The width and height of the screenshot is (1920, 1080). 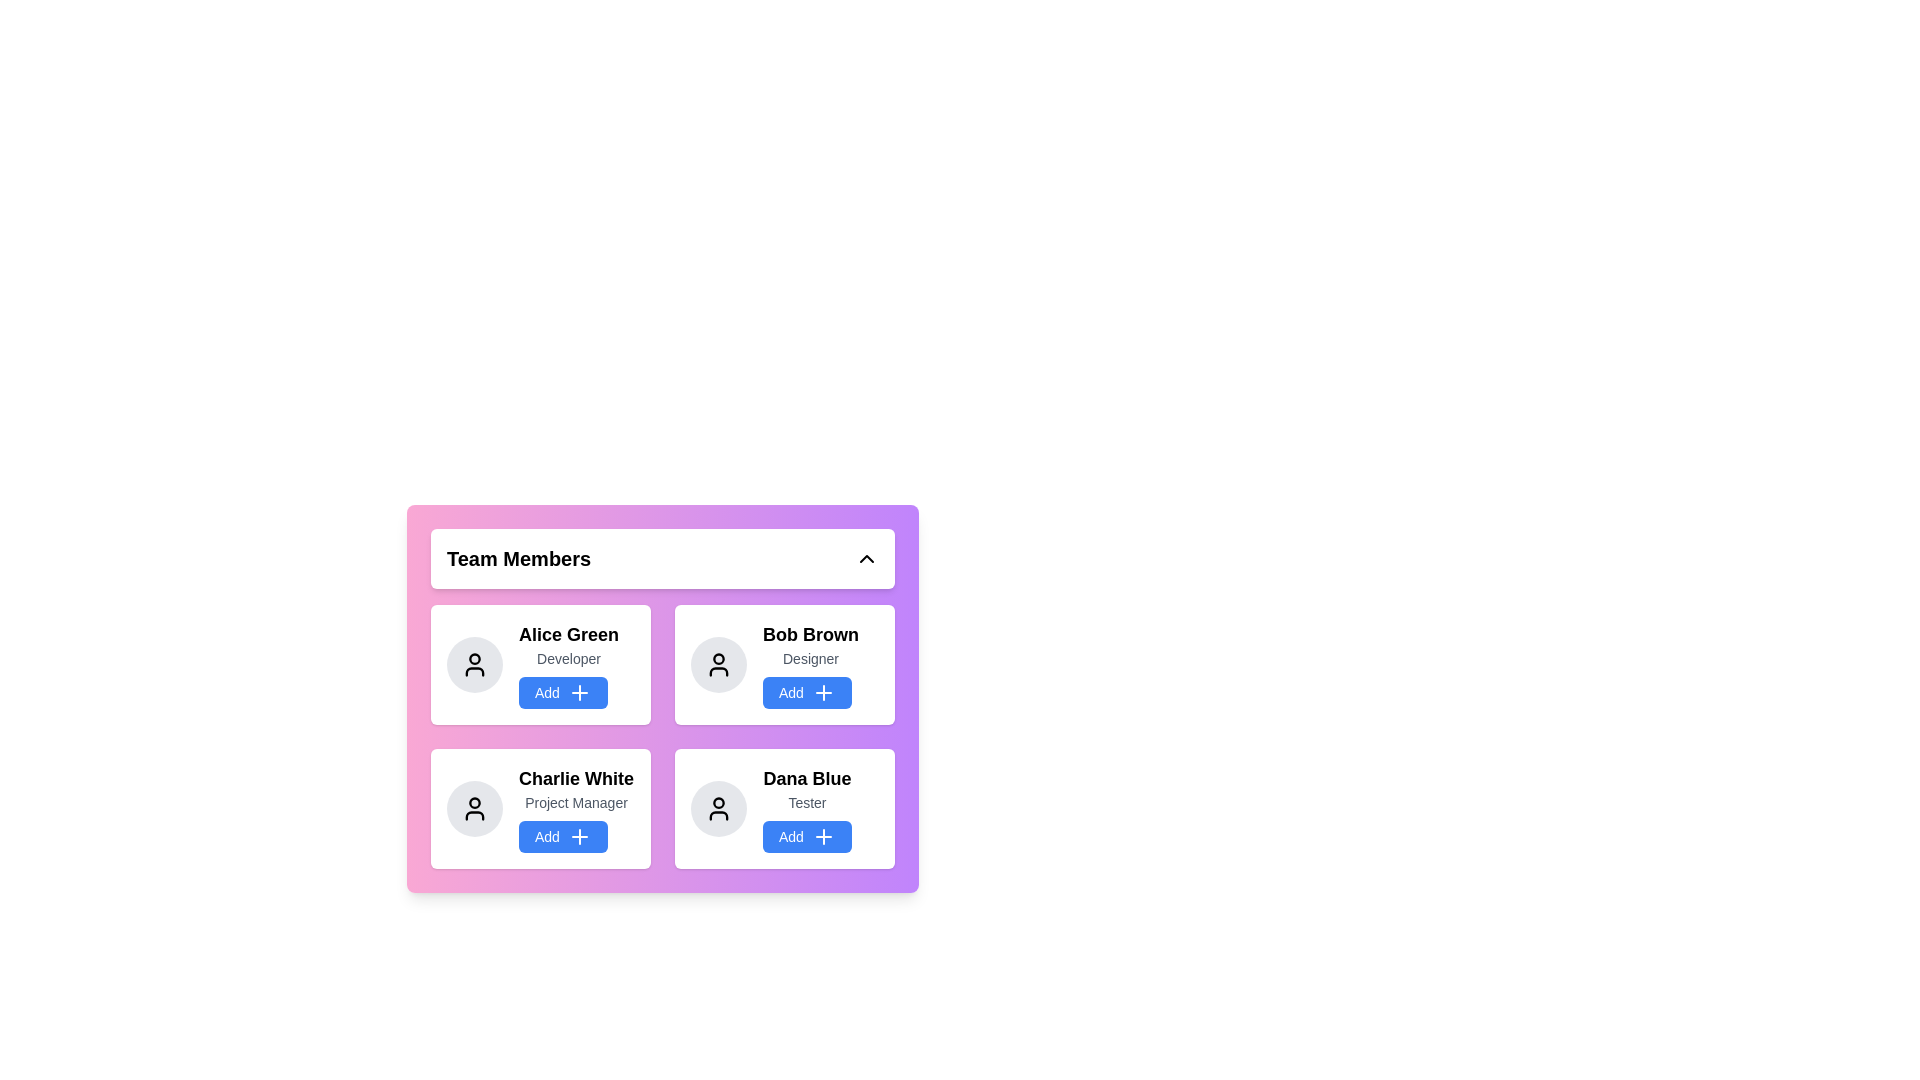 I want to click on the Text label that indicates the role or position of the user 'Dana Blue', located in the bottom-right card of a grid layout, centered beneath the title and above the 'Add' button, so click(x=807, y=801).